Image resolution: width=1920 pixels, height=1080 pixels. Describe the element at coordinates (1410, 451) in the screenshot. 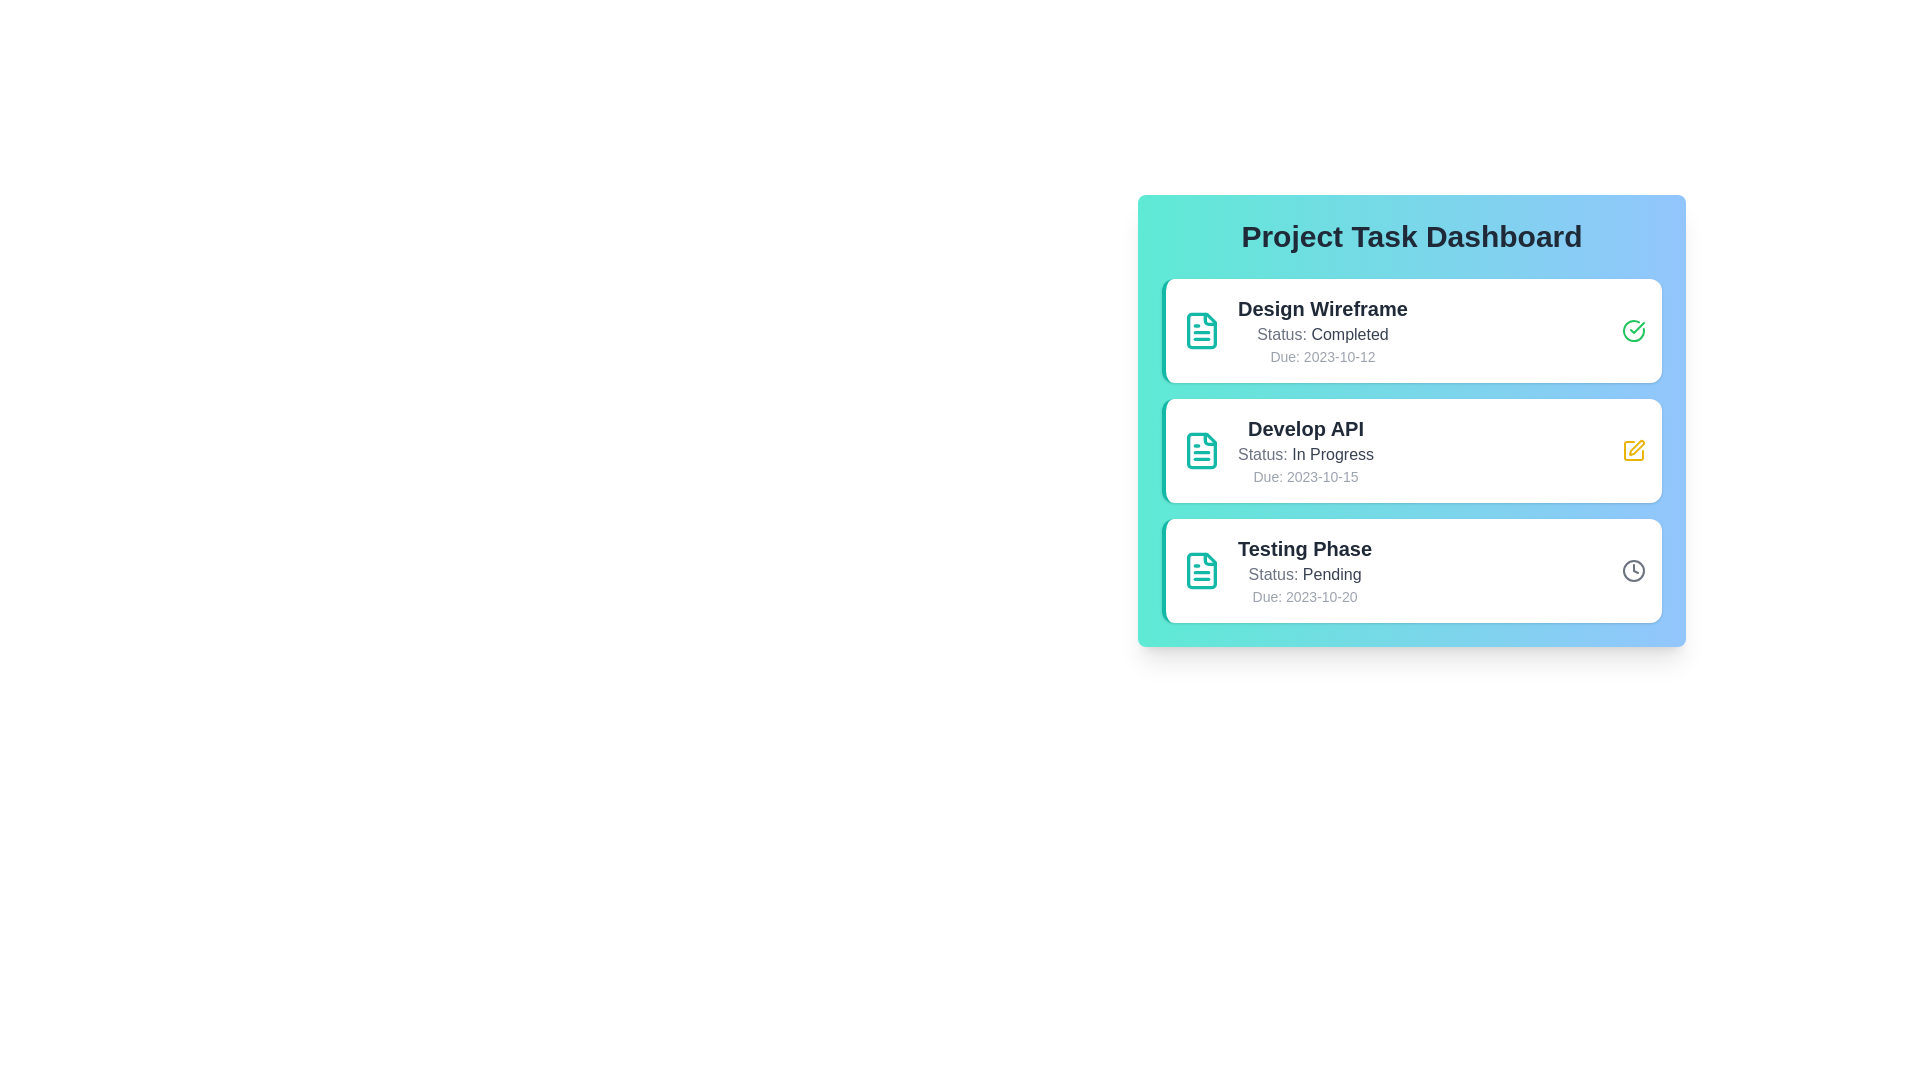

I see `the task card for Develop API to access detailed task information` at that location.